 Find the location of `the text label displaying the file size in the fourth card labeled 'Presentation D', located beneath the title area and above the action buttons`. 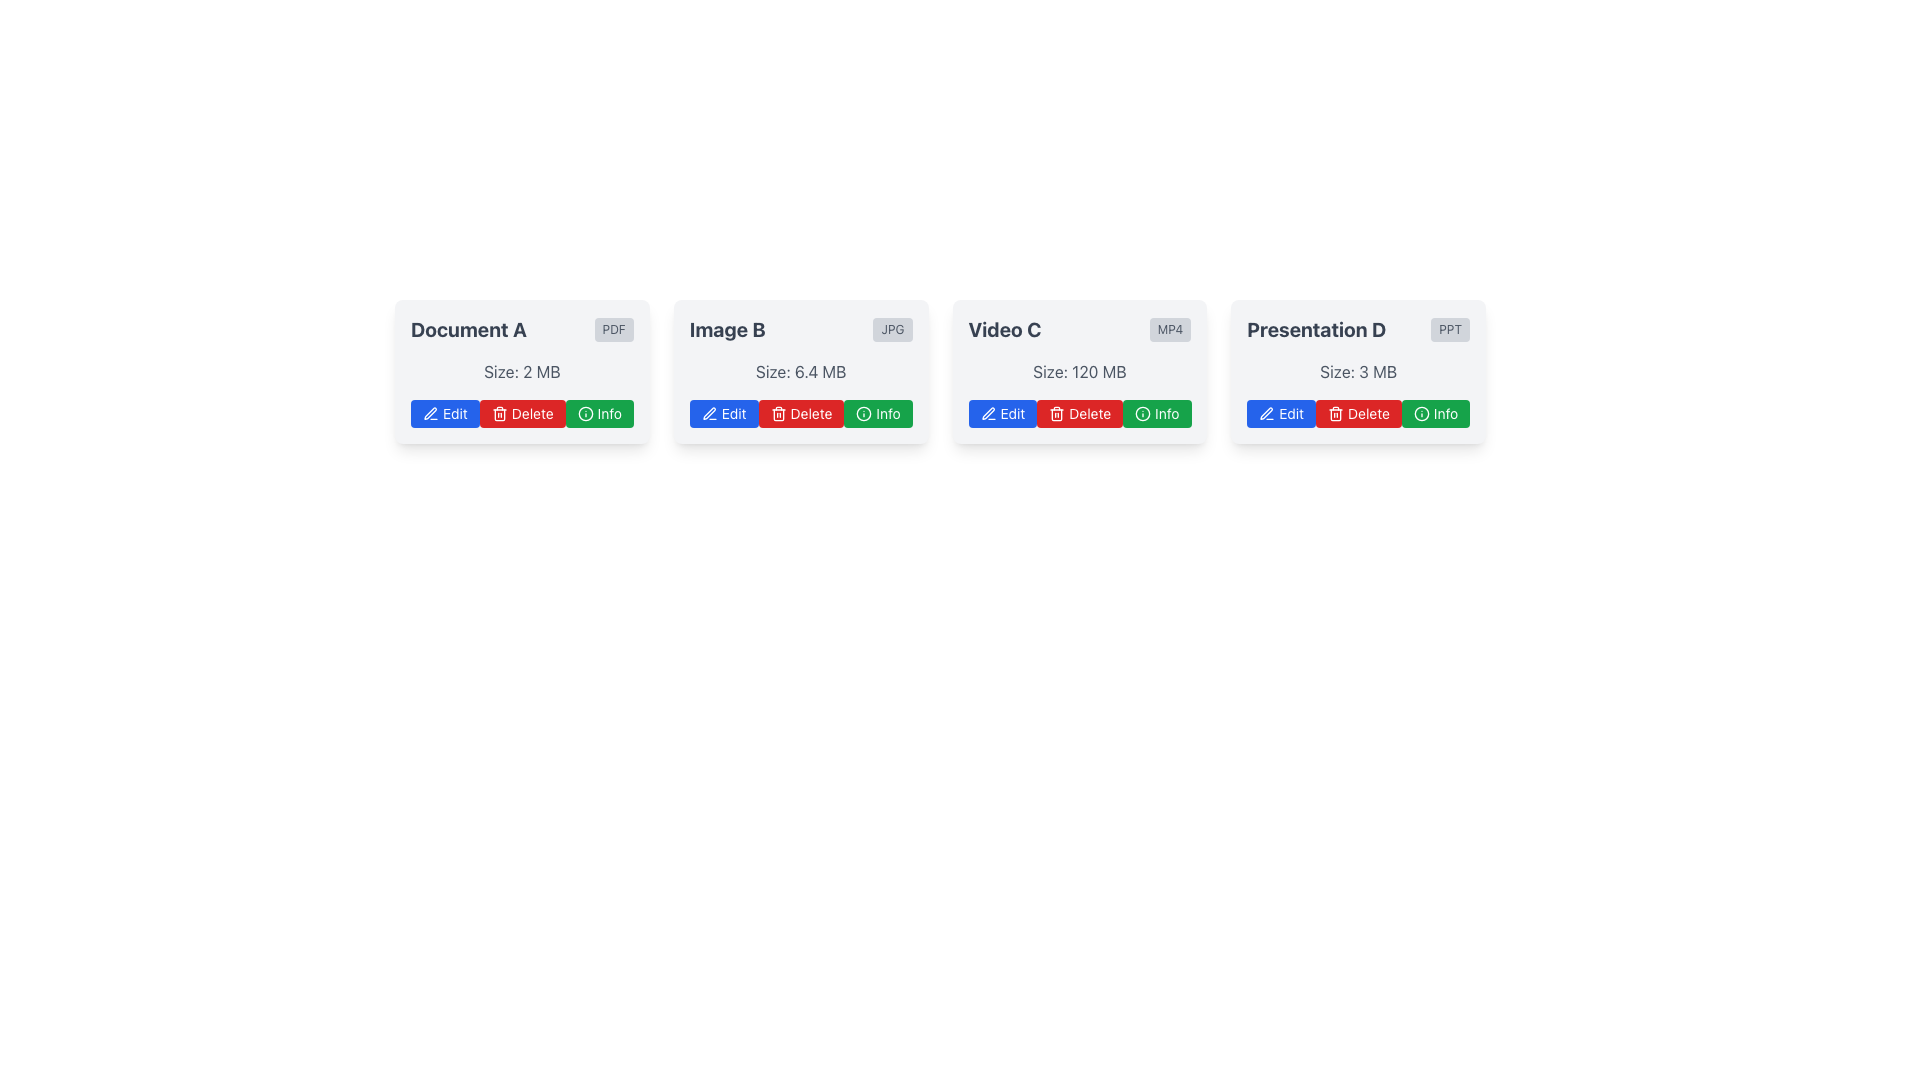

the text label displaying the file size in the fourth card labeled 'Presentation D', located beneath the title area and above the action buttons is located at coordinates (1358, 371).